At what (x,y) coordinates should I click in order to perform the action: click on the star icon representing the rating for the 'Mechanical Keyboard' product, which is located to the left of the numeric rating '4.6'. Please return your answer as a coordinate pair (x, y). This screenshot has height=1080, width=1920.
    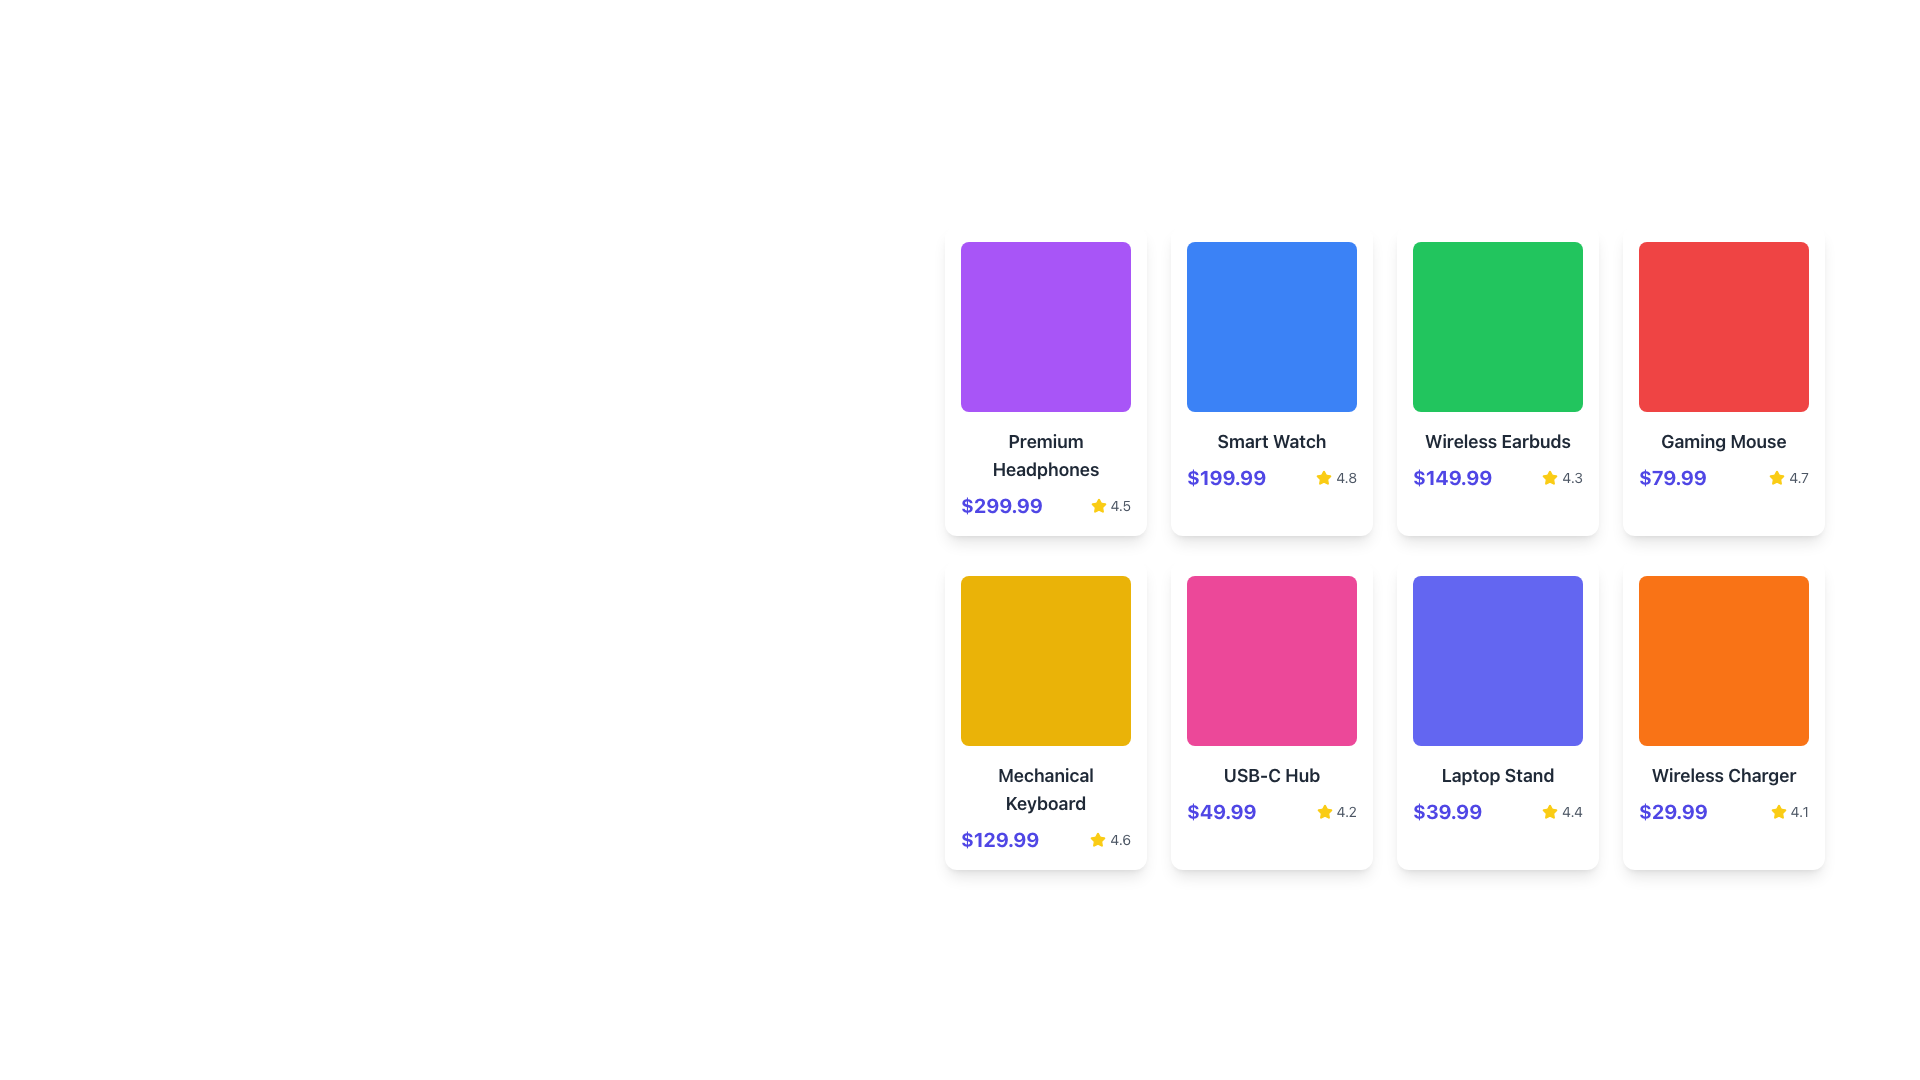
    Looking at the image, I should click on (1097, 840).